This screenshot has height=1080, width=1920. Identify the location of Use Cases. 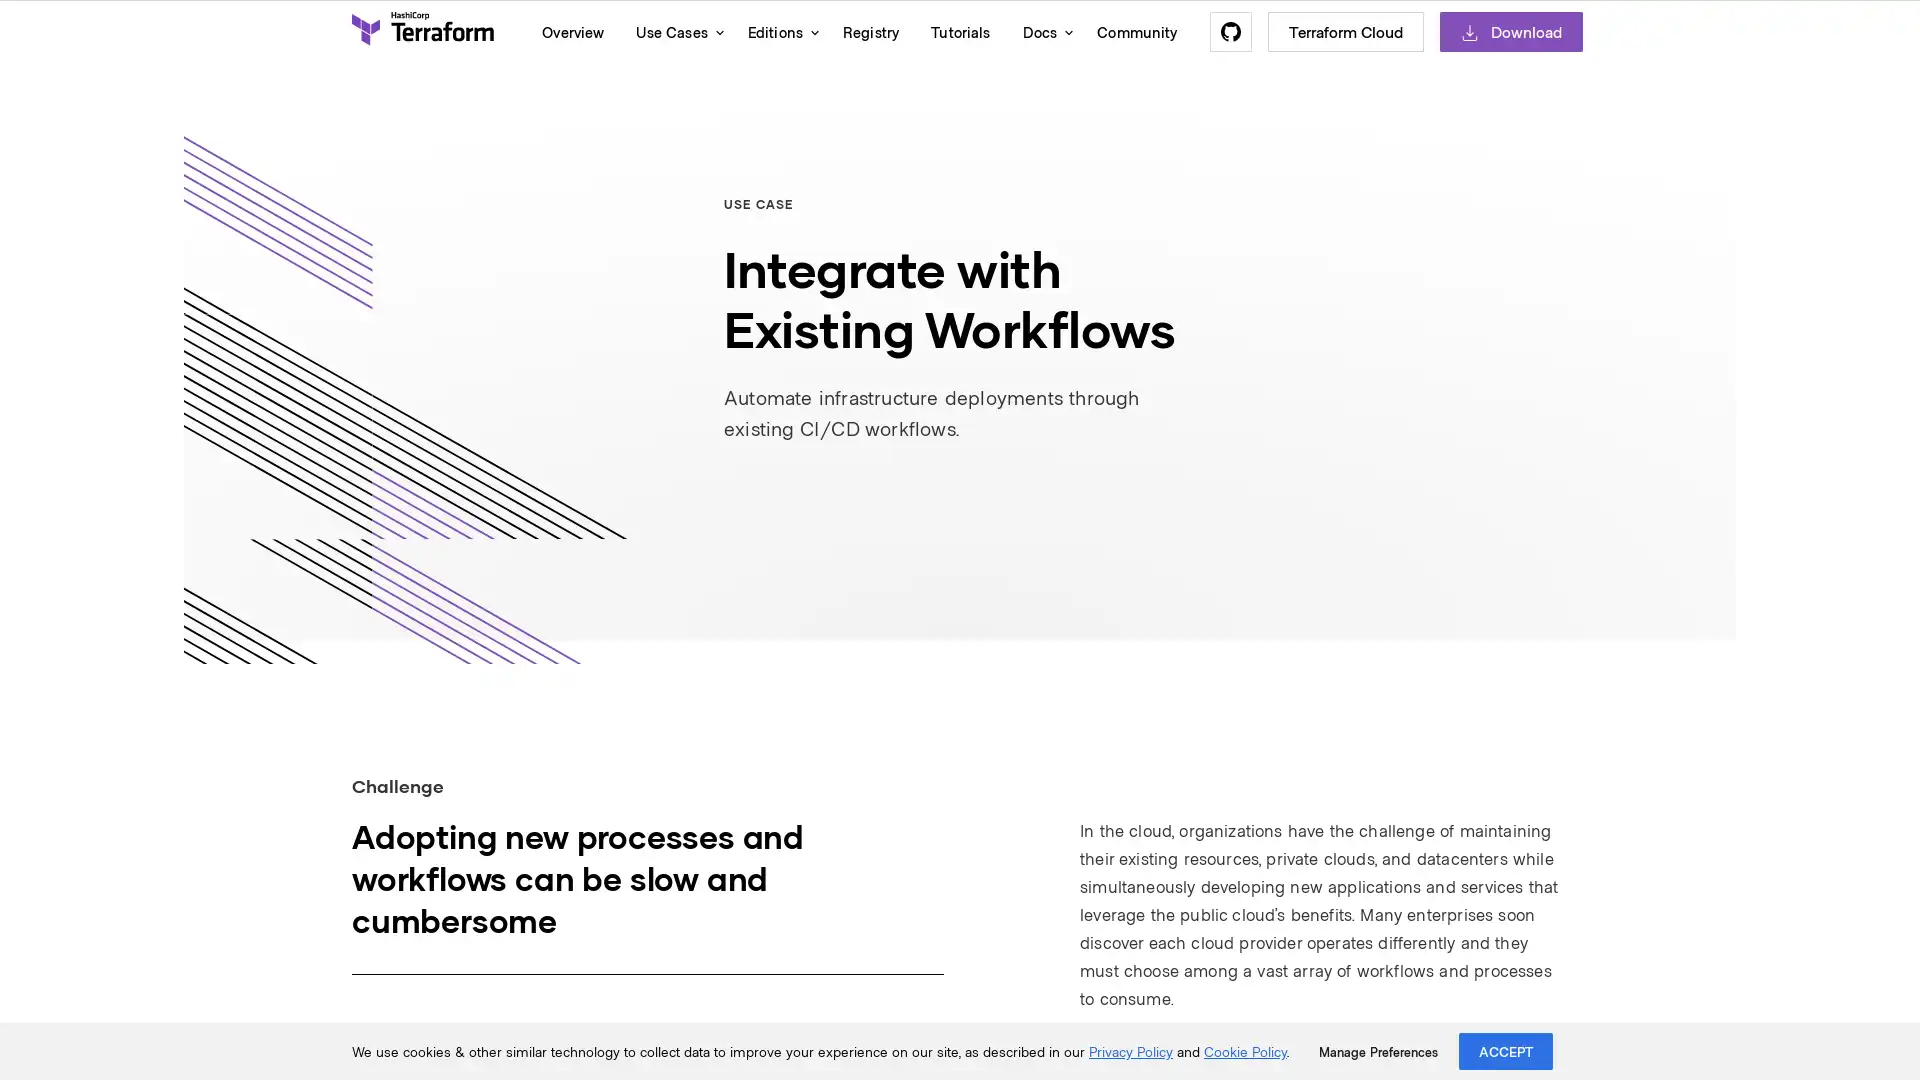
(675, 31).